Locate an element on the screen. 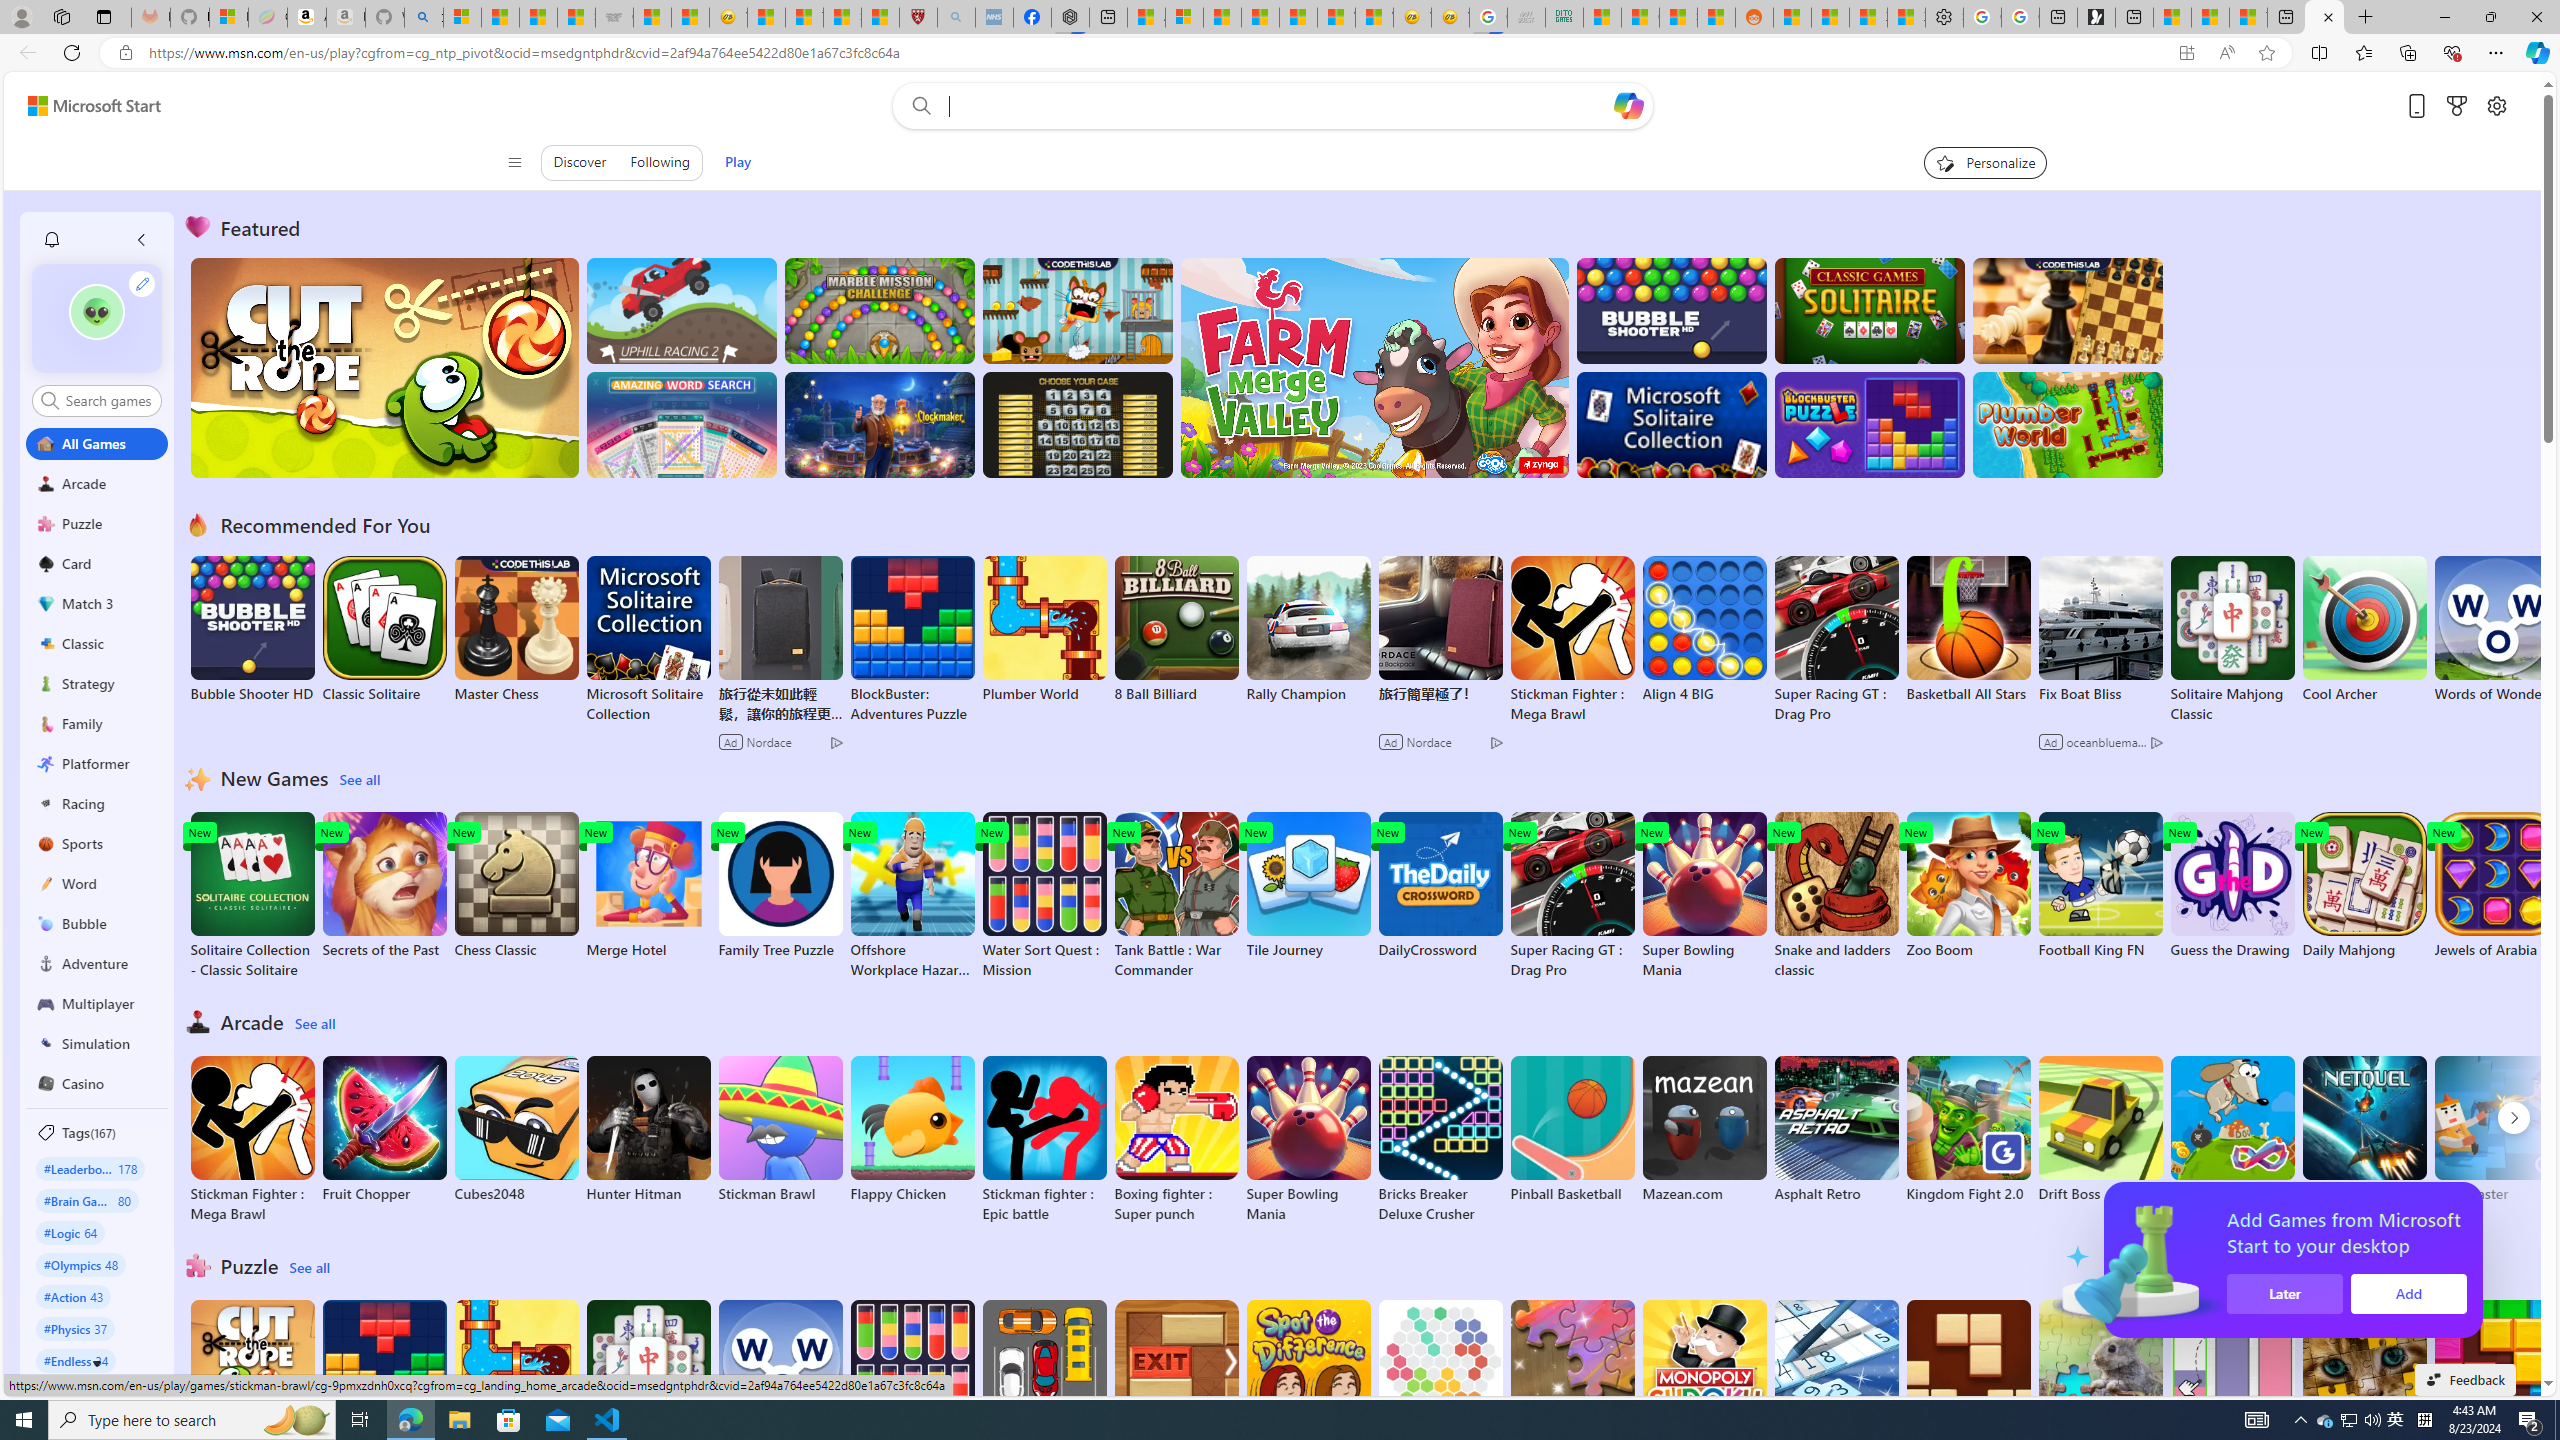  'Classic Solitaire' is located at coordinates (384, 629).